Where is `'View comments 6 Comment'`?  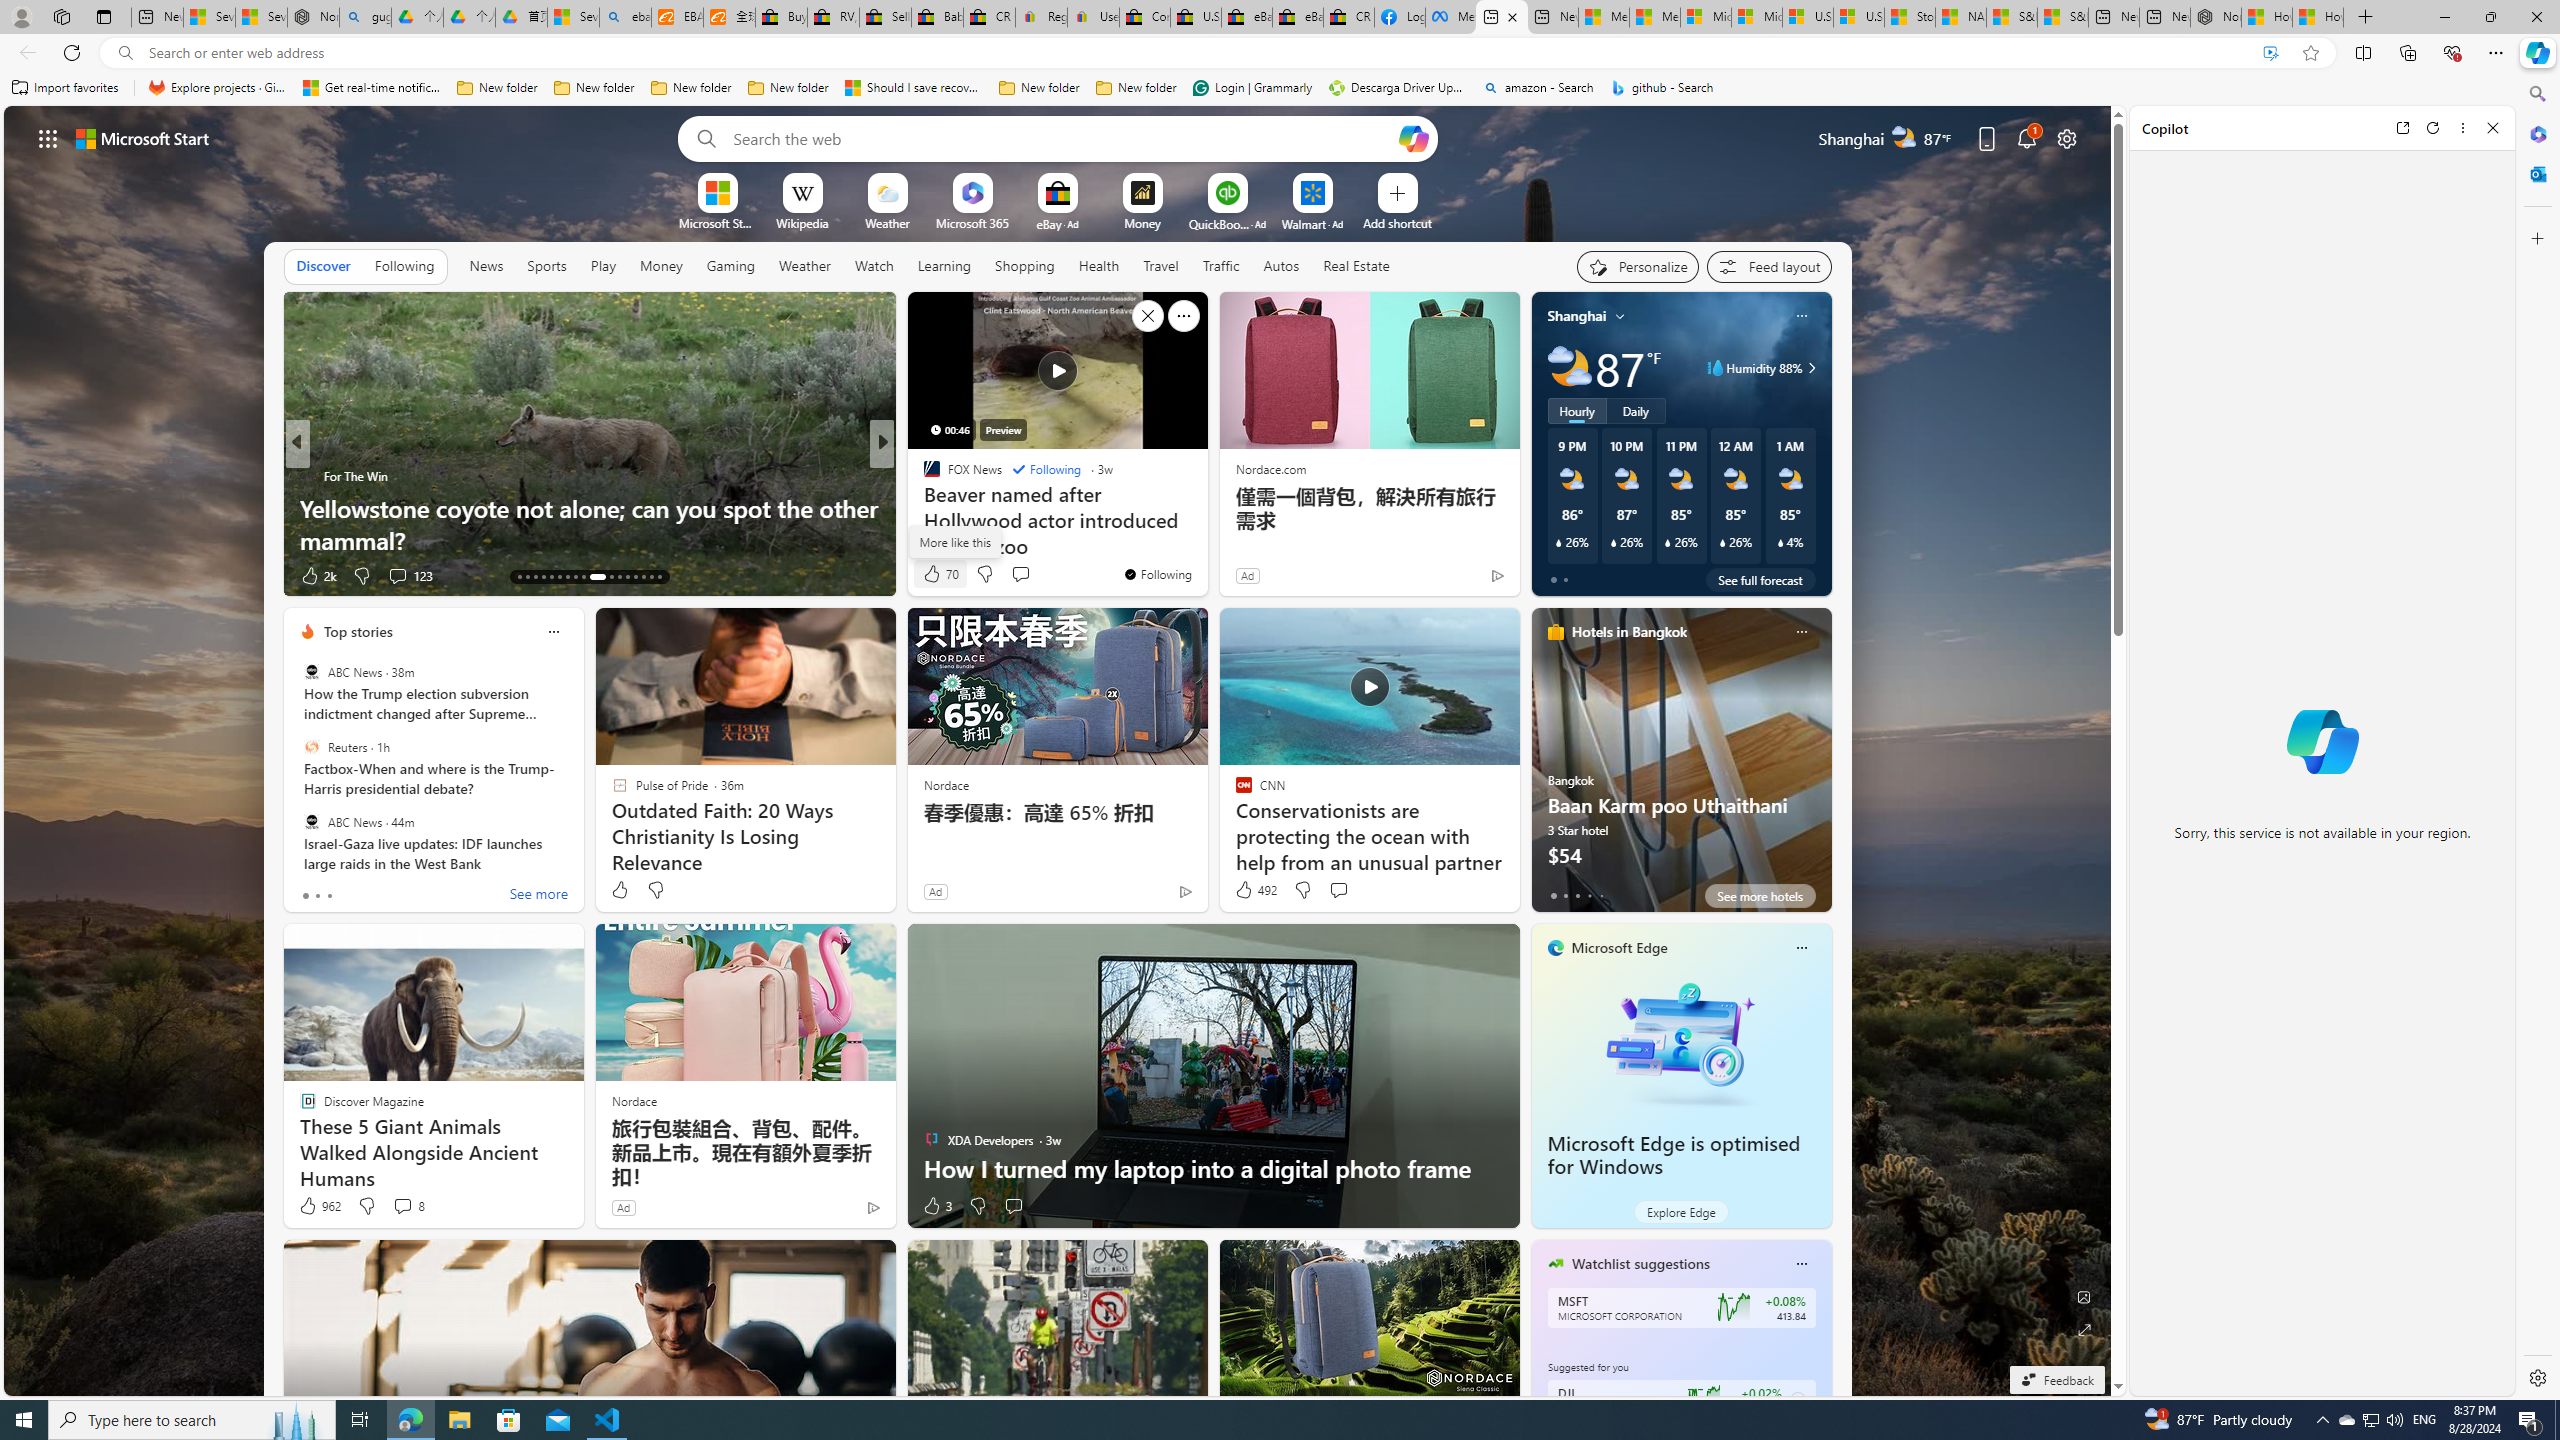 'View comments 6 Comment' is located at coordinates (1012, 574).